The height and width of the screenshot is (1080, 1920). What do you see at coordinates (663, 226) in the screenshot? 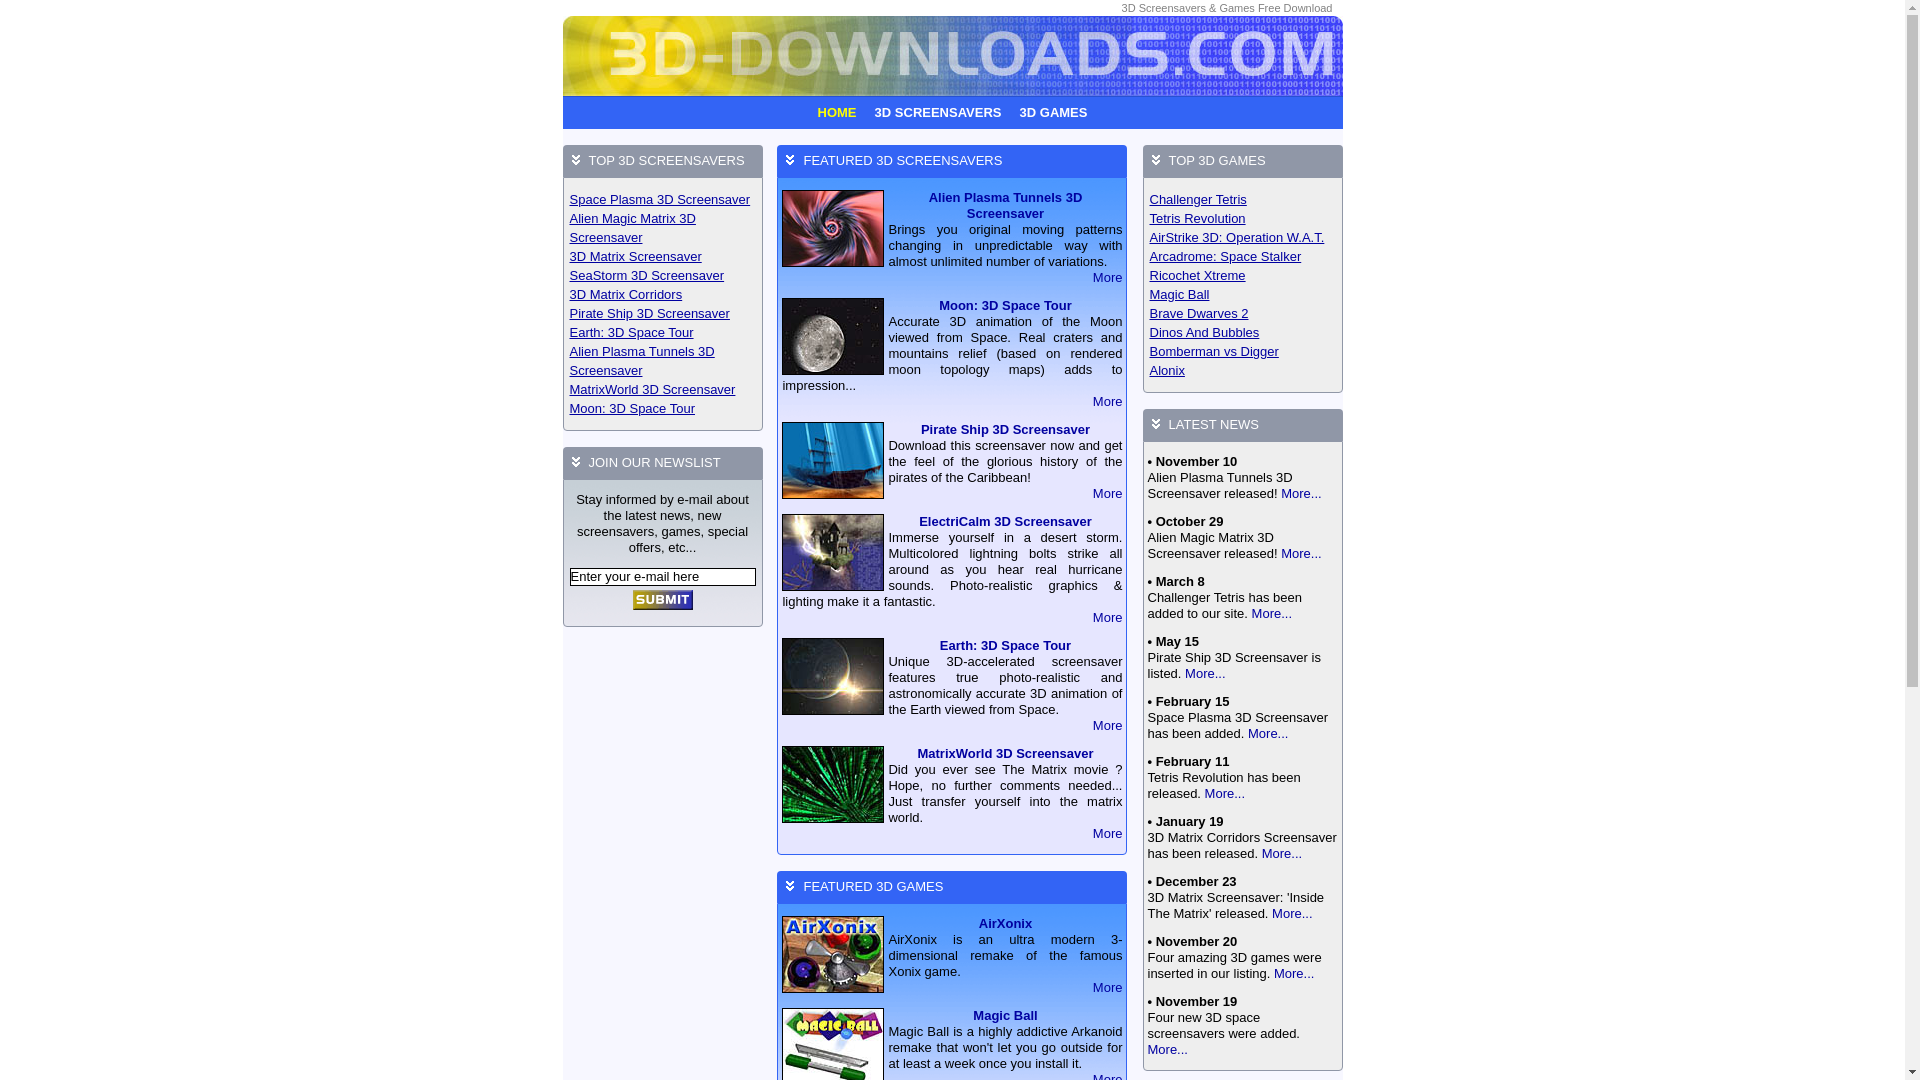
I see `'Alien Magic Matrix 3D Screensaver'` at bounding box center [663, 226].